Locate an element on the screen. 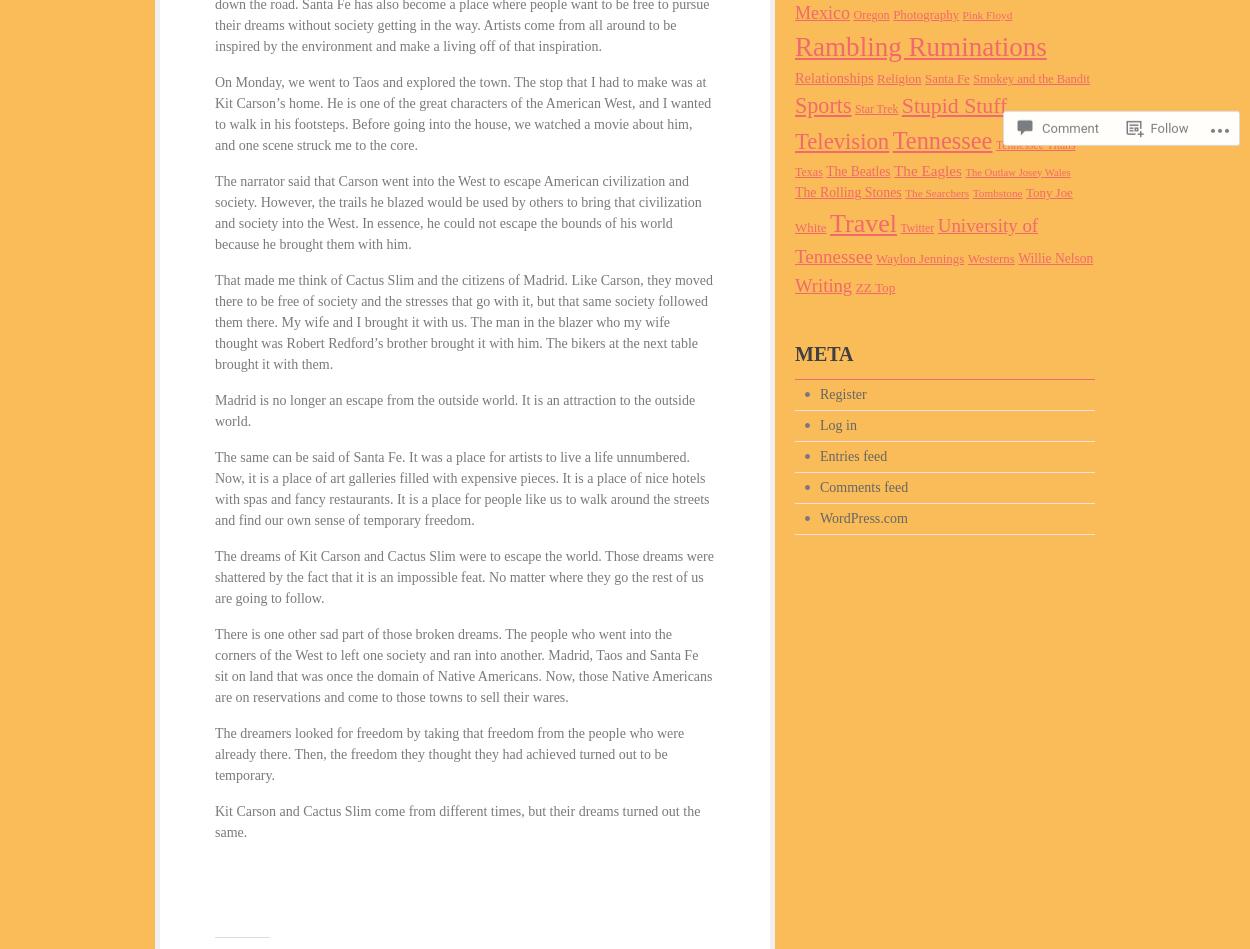 The width and height of the screenshot is (1250, 949). 'Oregon' is located at coordinates (870, 14).